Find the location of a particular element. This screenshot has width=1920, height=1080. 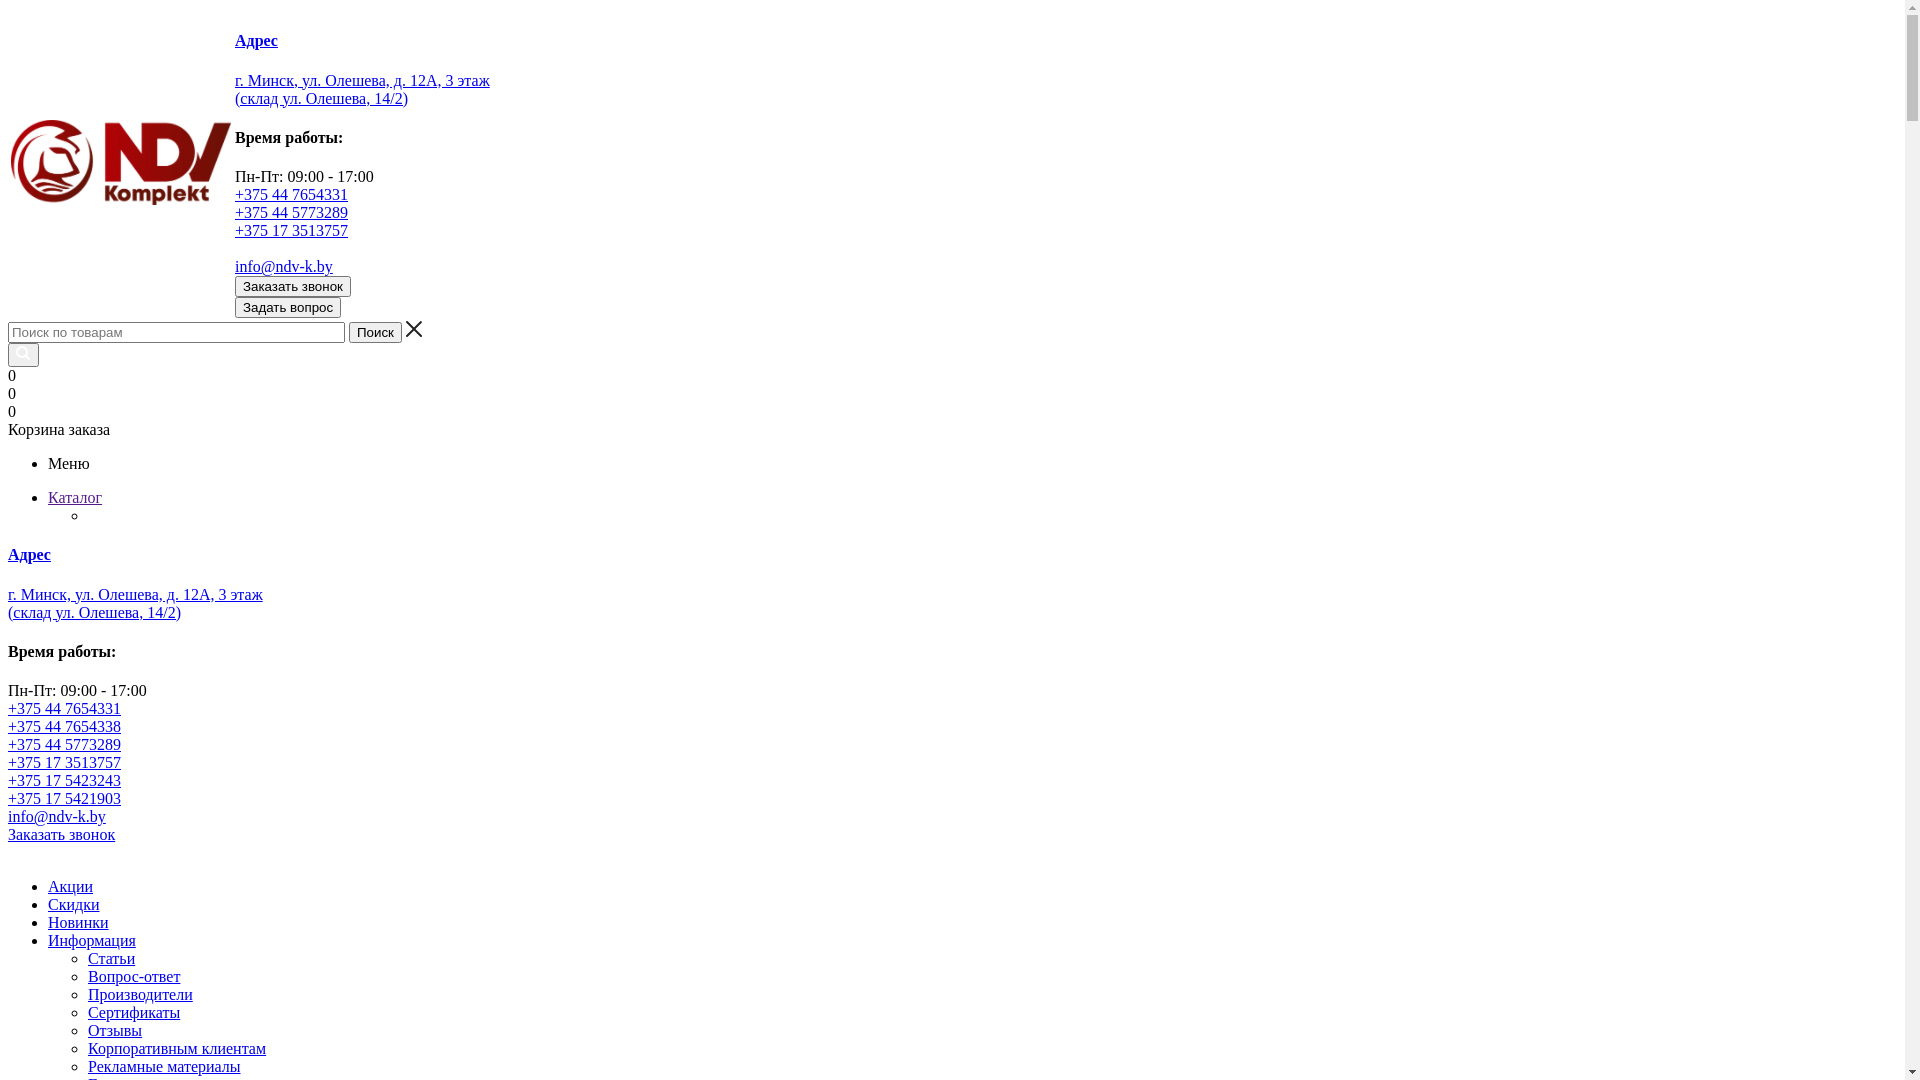

'+375 17 3513757' is located at coordinates (290, 229).